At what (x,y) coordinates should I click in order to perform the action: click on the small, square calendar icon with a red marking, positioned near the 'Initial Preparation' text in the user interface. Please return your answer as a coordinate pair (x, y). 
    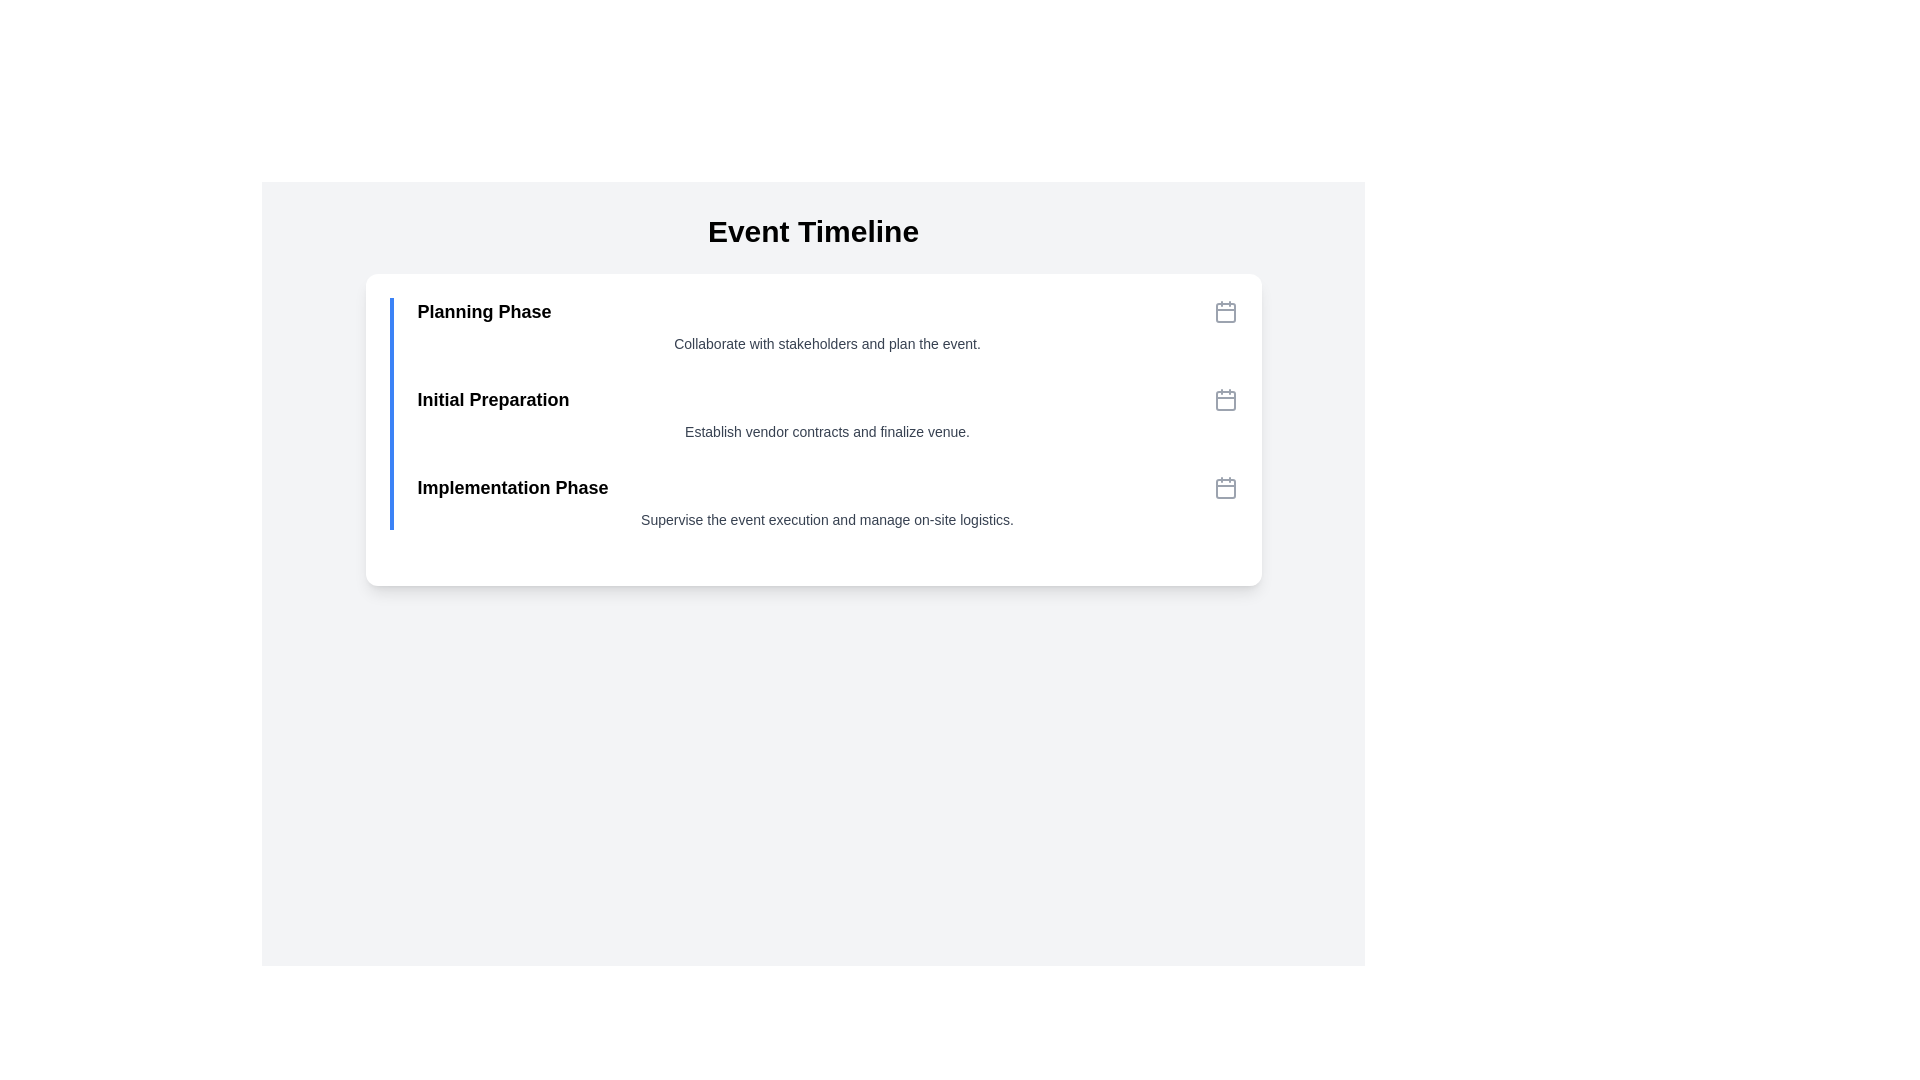
    Looking at the image, I should click on (1224, 401).